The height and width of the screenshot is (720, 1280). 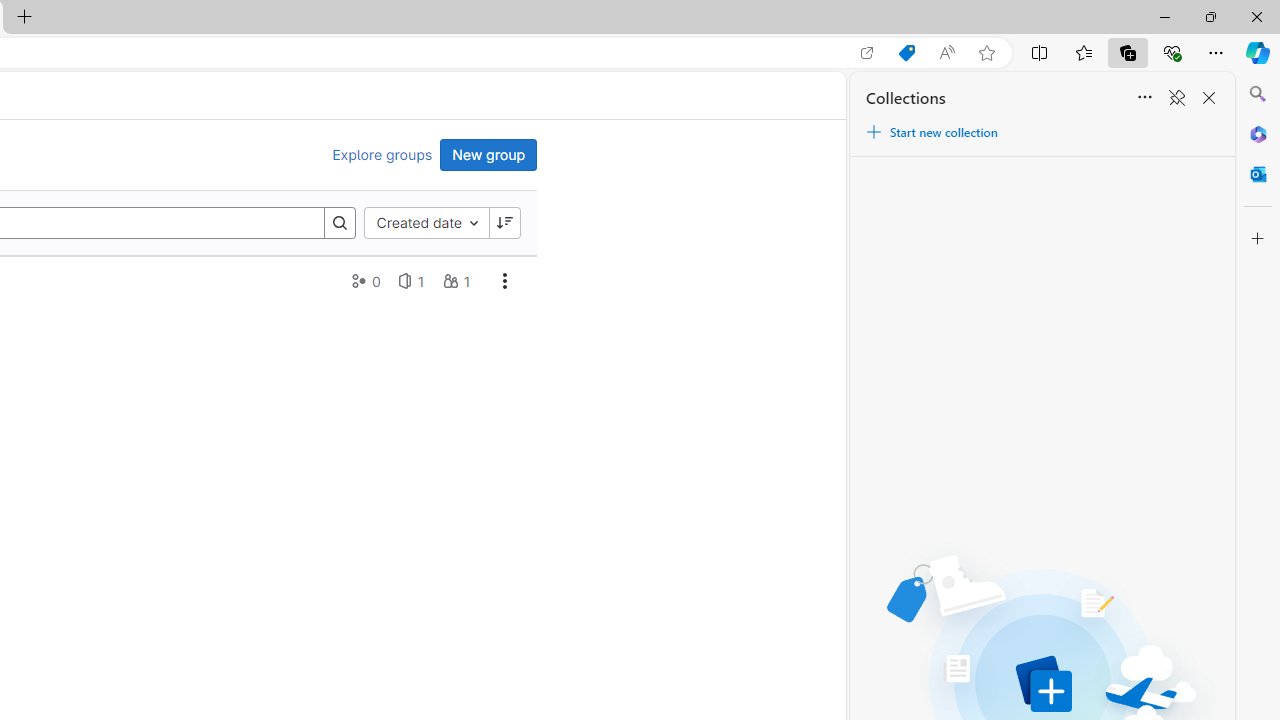 What do you see at coordinates (488, 153) in the screenshot?
I see `'New group'` at bounding box center [488, 153].